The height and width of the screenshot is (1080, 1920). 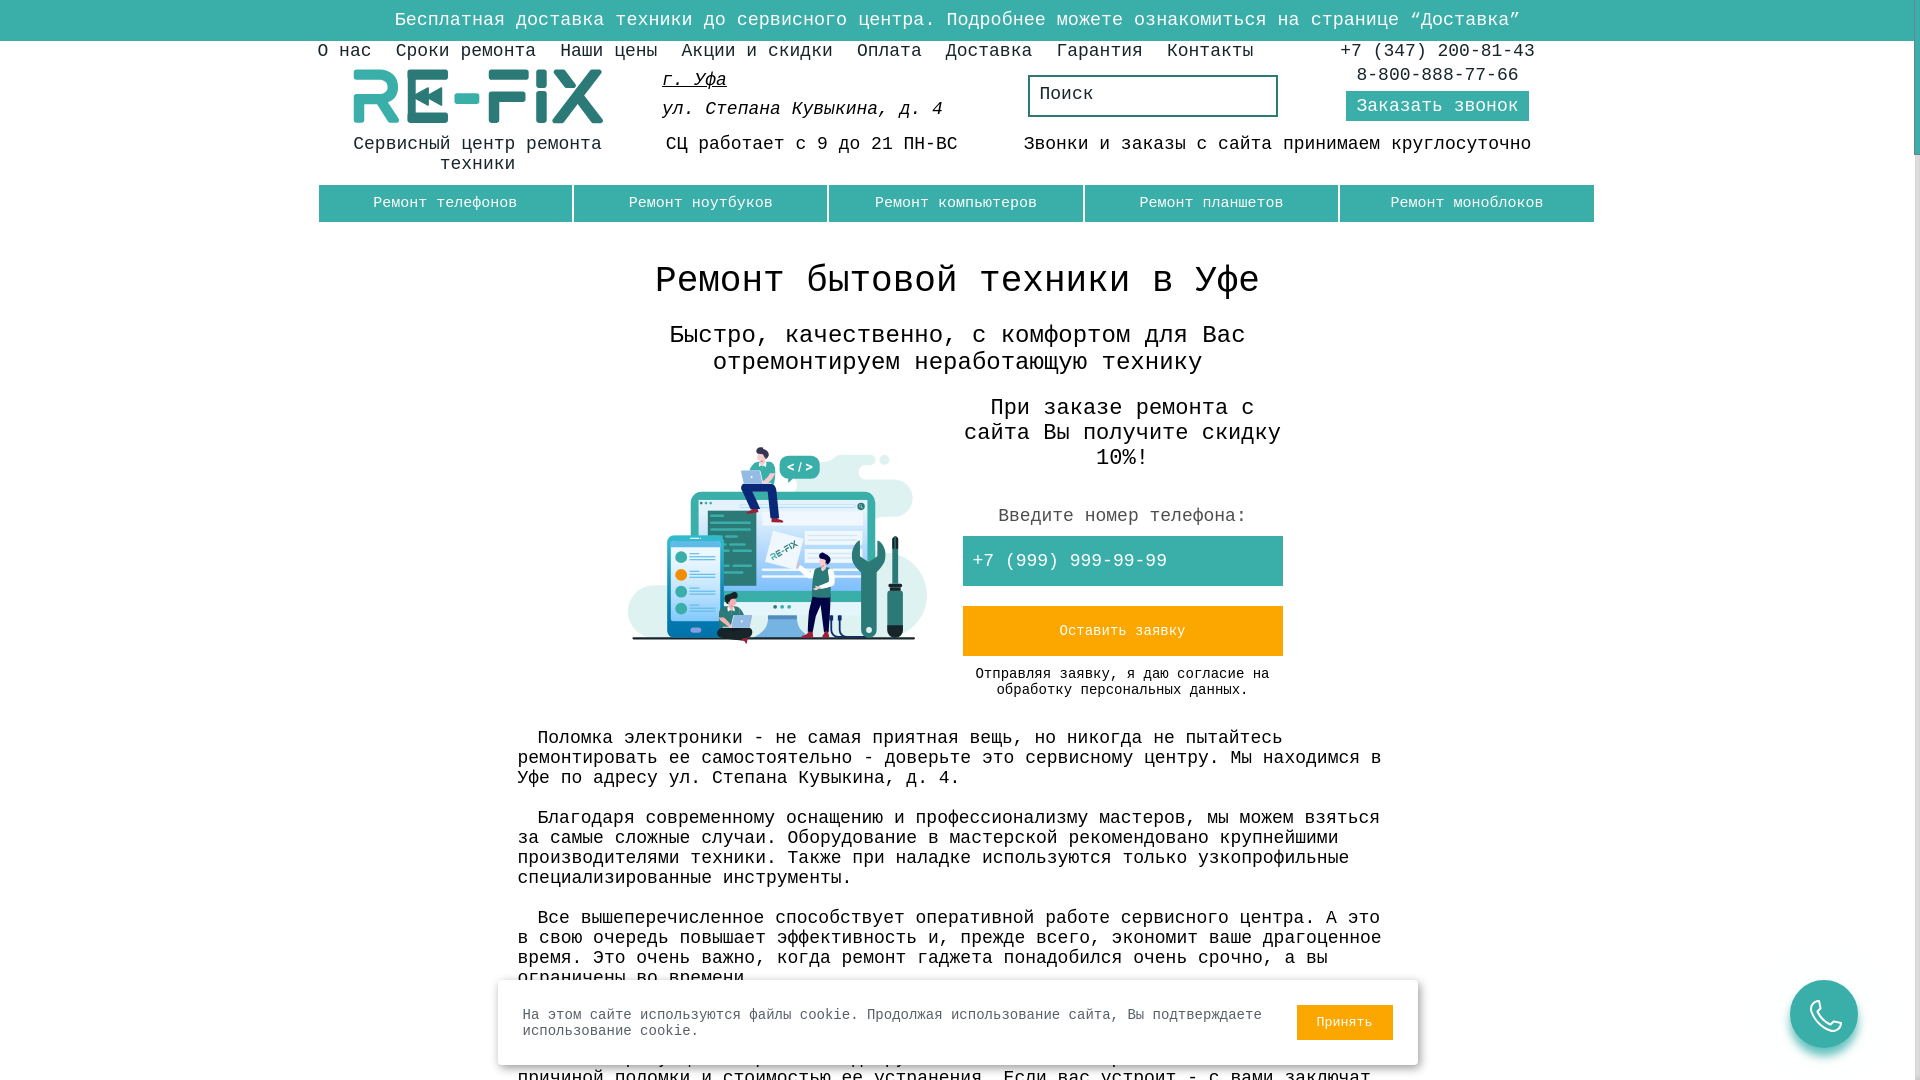 What do you see at coordinates (1435, 49) in the screenshot?
I see `'+7 (347) 200-81-43'` at bounding box center [1435, 49].